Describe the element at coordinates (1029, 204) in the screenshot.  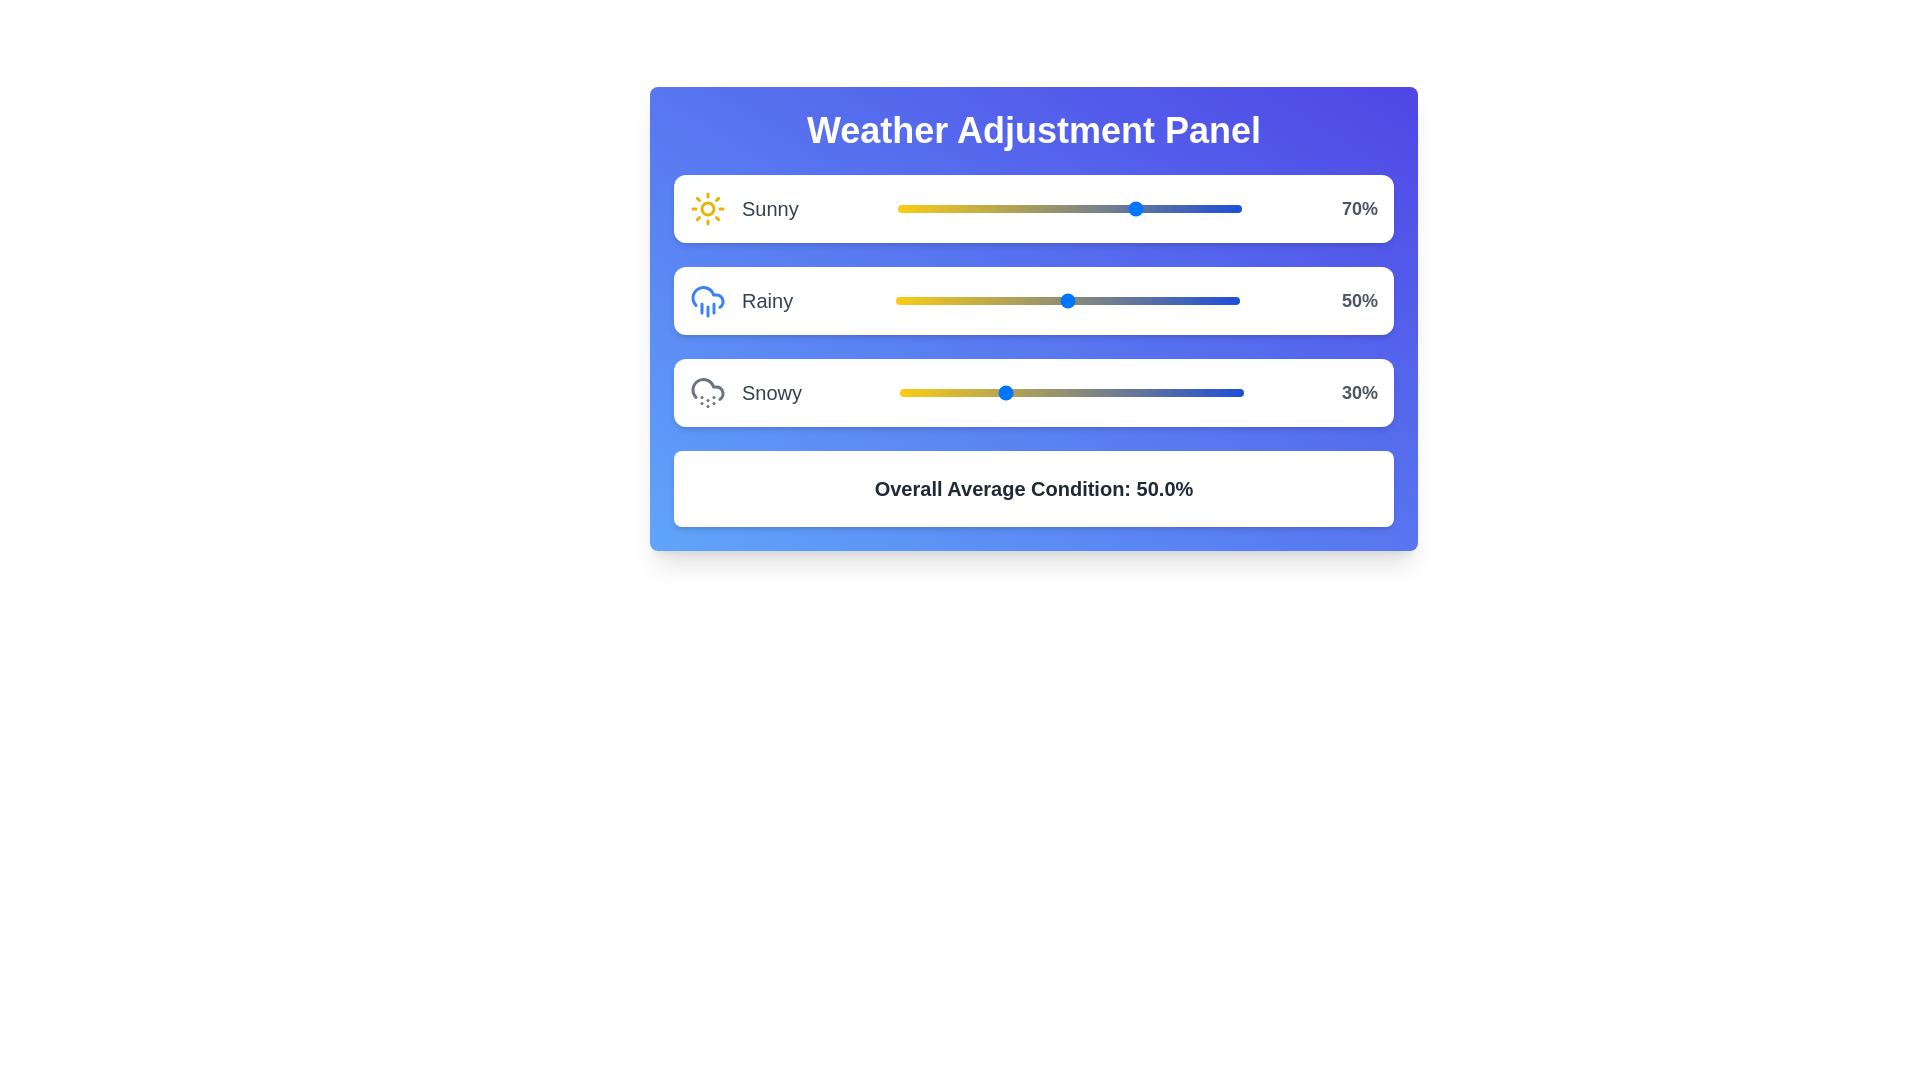
I see `the 'Sunny' slider` at that location.